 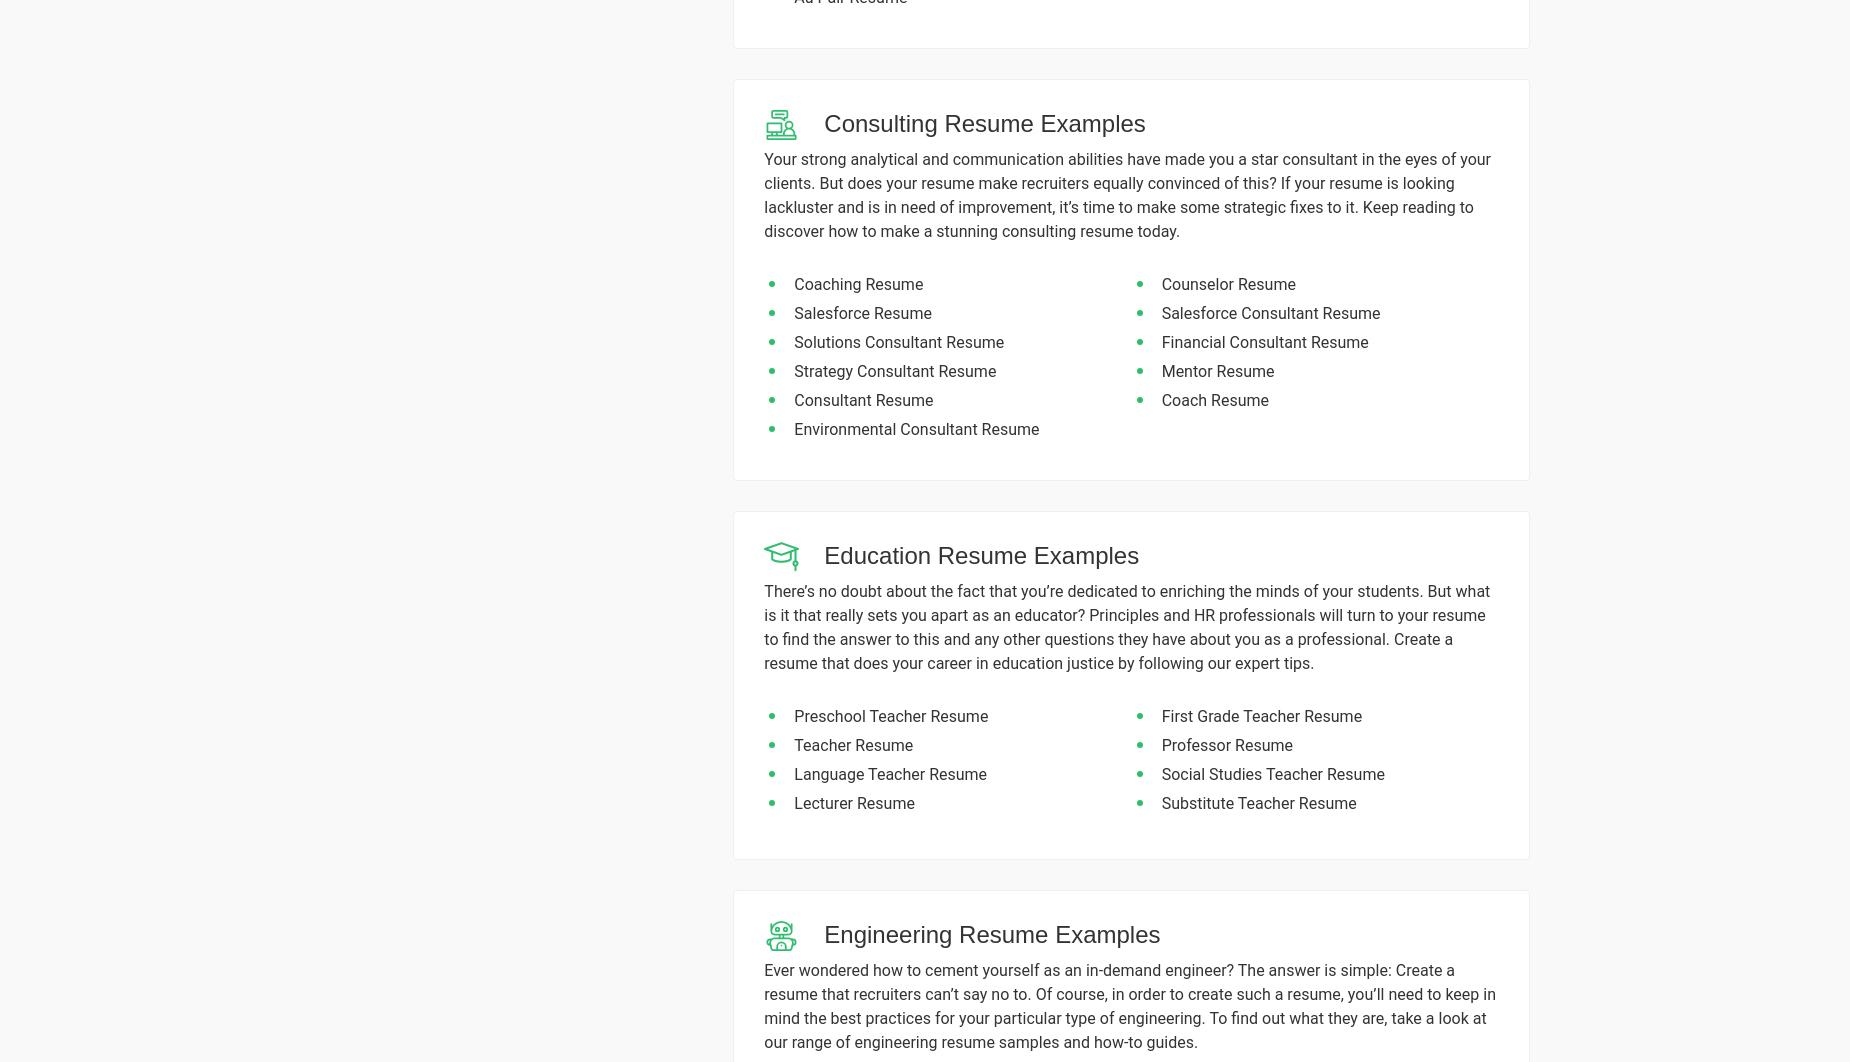 I want to click on 'Preschool Teacher Resume', so click(x=890, y=715).